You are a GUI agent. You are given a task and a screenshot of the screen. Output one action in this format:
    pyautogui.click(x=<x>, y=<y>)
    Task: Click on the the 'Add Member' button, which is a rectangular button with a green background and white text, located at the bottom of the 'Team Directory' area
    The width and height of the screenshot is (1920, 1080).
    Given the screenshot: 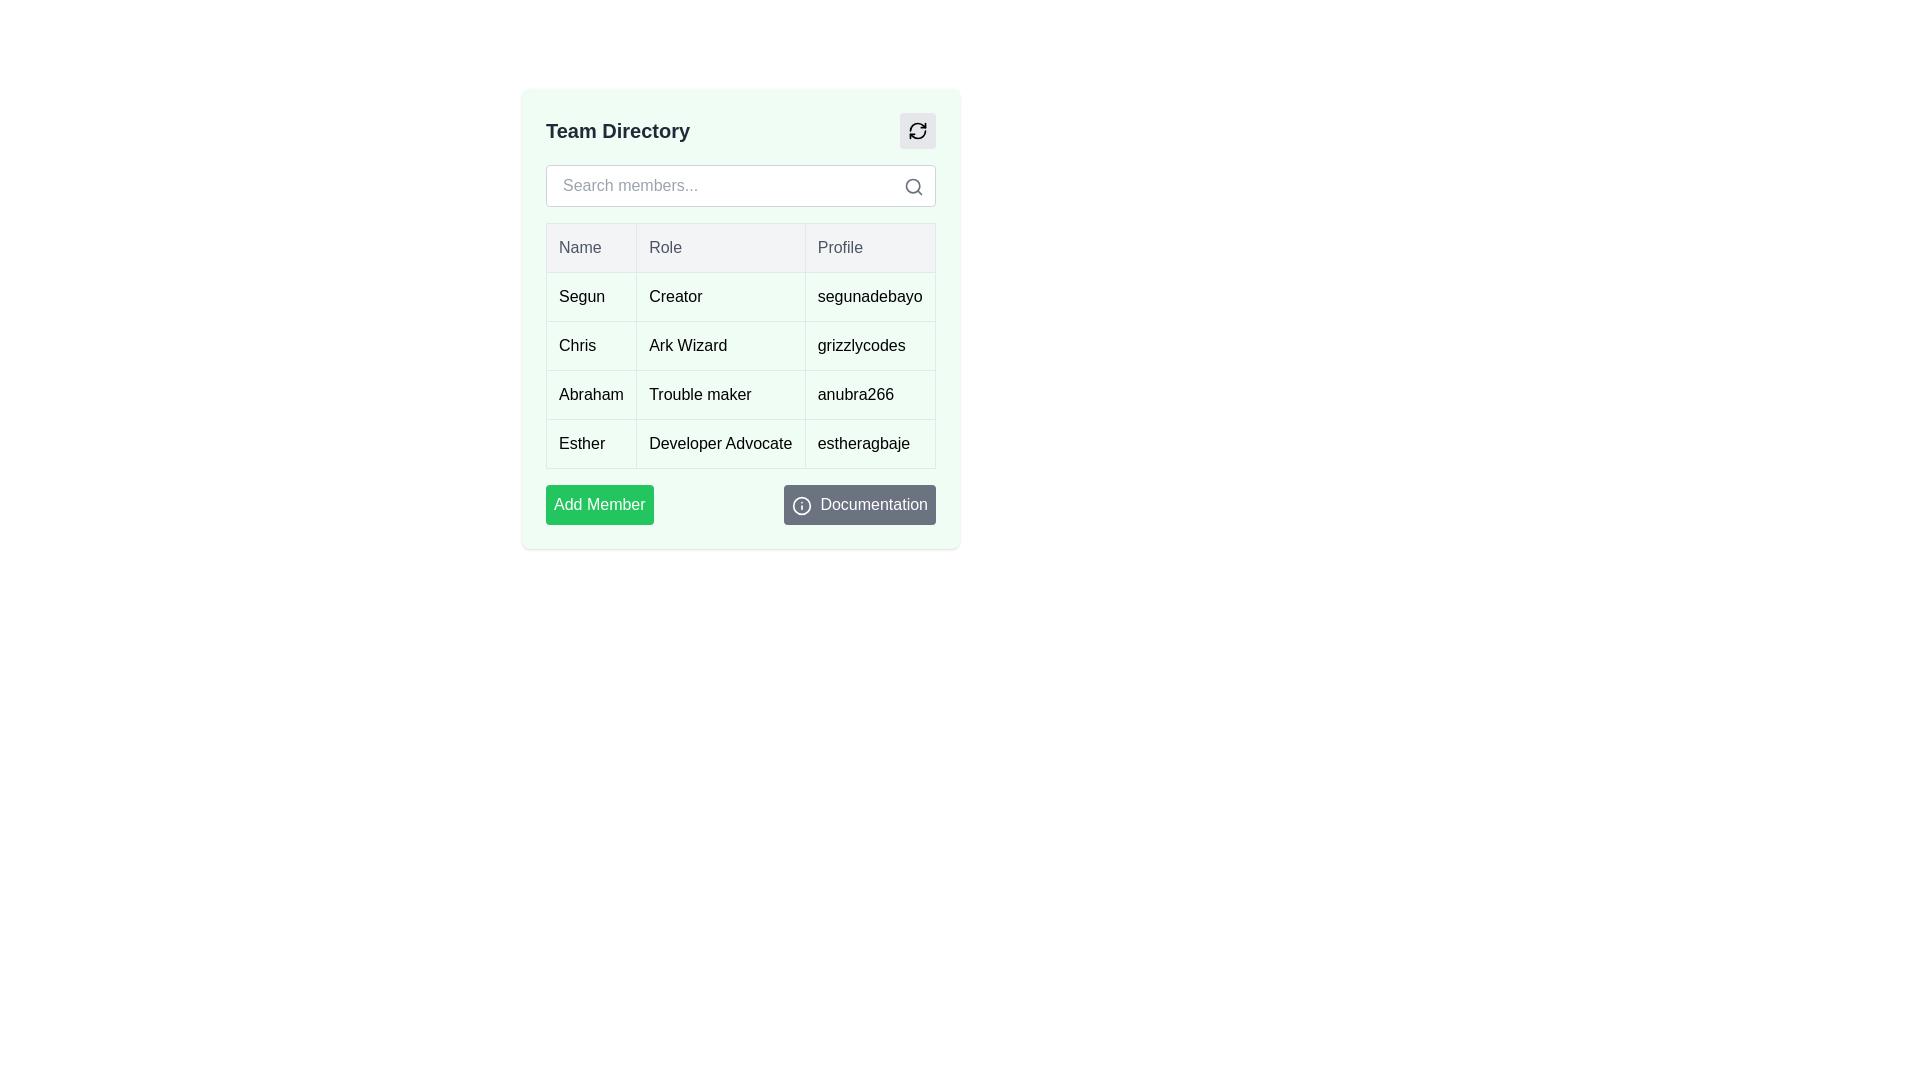 What is the action you would take?
    pyautogui.click(x=598, y=504)
    